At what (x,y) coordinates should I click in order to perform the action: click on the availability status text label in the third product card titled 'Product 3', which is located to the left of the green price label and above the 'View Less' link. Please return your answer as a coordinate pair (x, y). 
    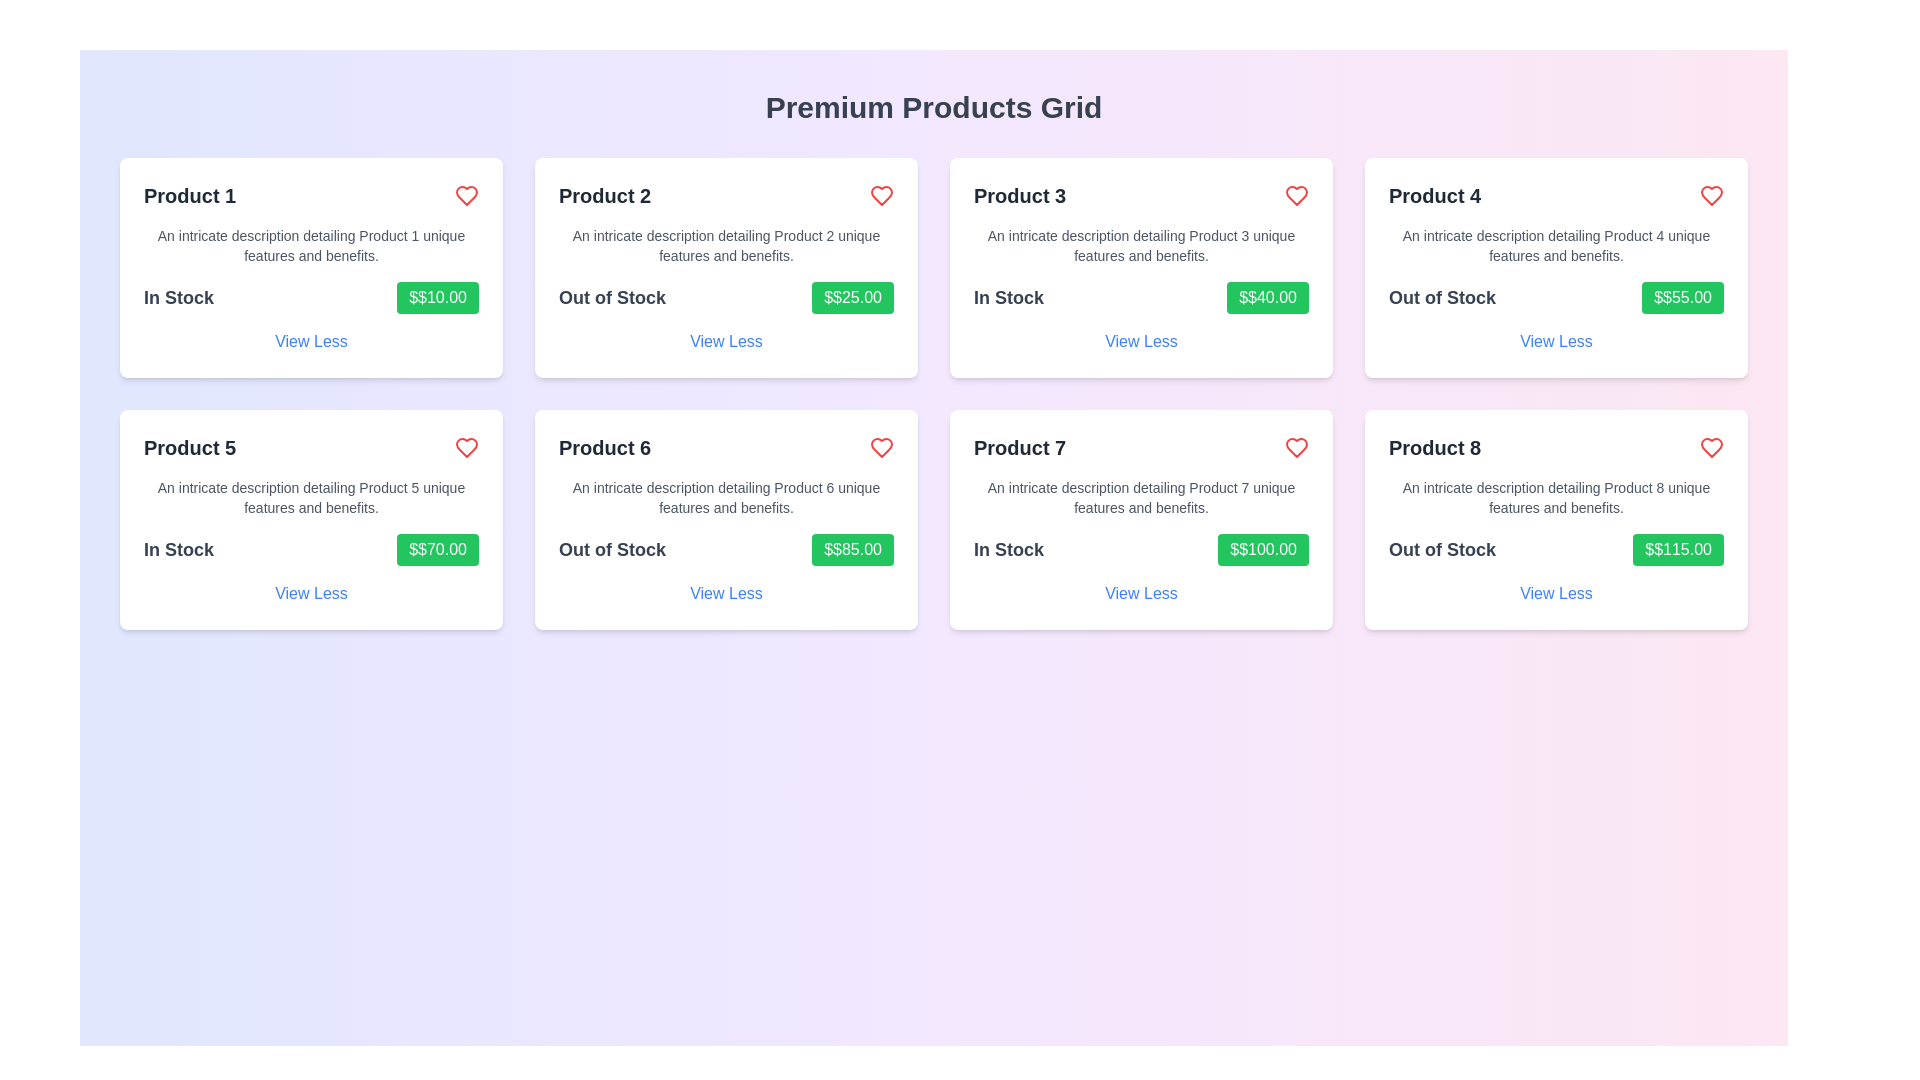
    Looking at the image, I should click on (1008, 297).